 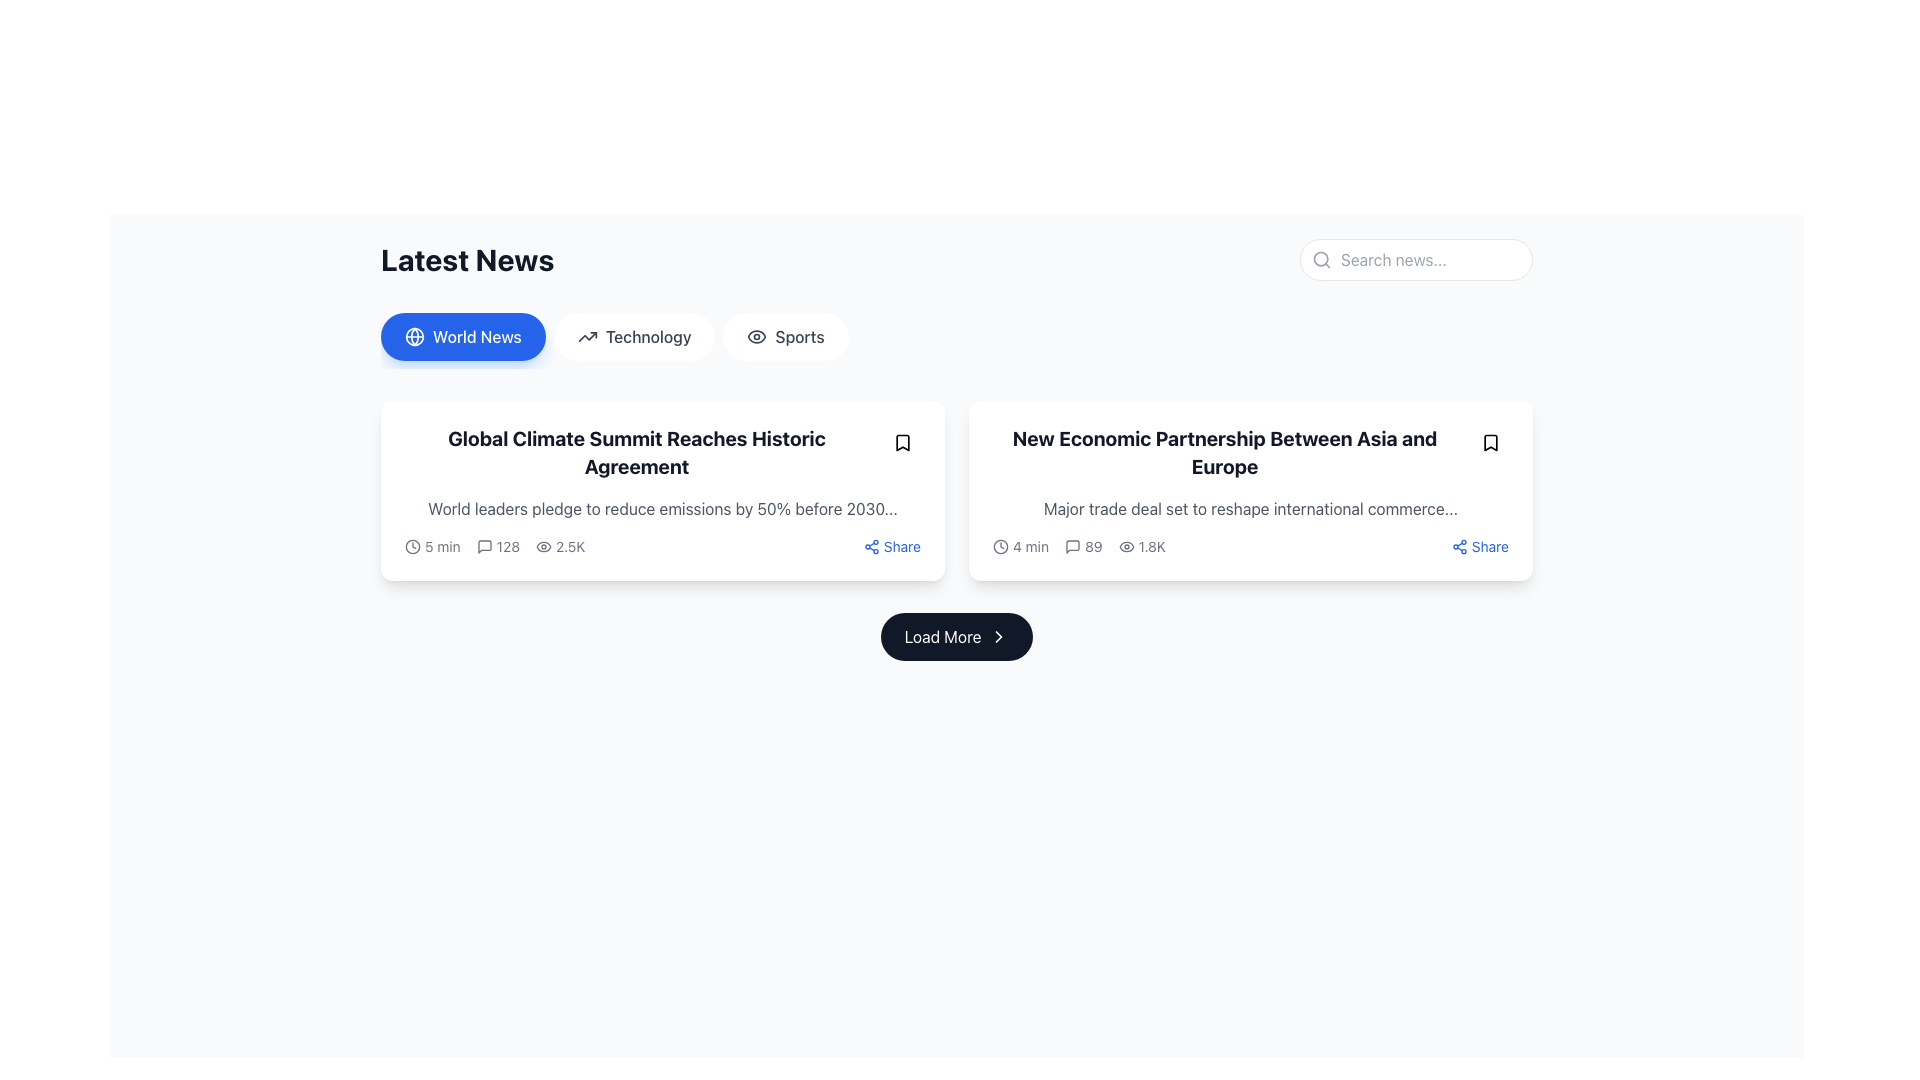 What do you see at coordinates (1250, 452) in the screenshot?
I see `the text display element with the headline 'New Economic Partnership Between Asia and Europe' located in the second card of the 'Latest News' section` at bounding box center [1250, 452].